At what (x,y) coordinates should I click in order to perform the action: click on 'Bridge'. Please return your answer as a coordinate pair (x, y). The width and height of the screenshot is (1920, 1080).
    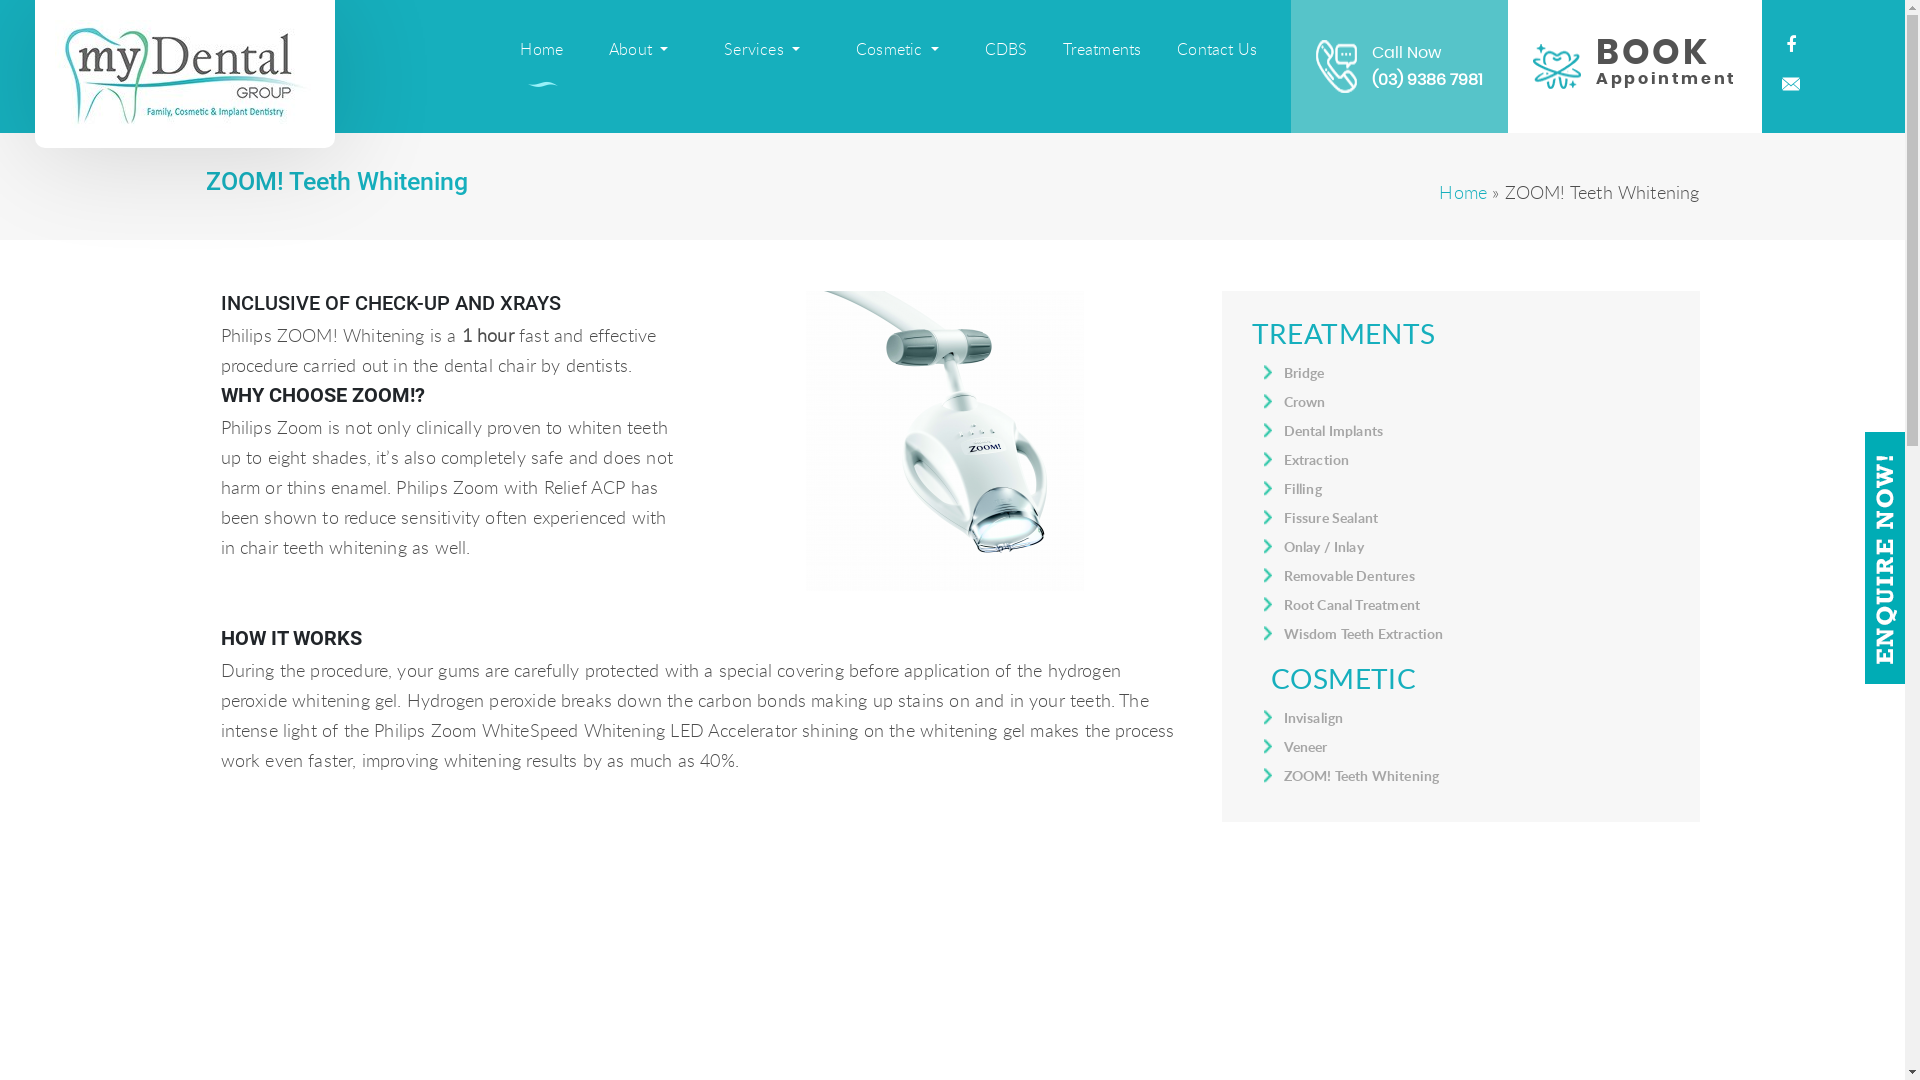
    Looking at the image, I should click on (1304, 372).